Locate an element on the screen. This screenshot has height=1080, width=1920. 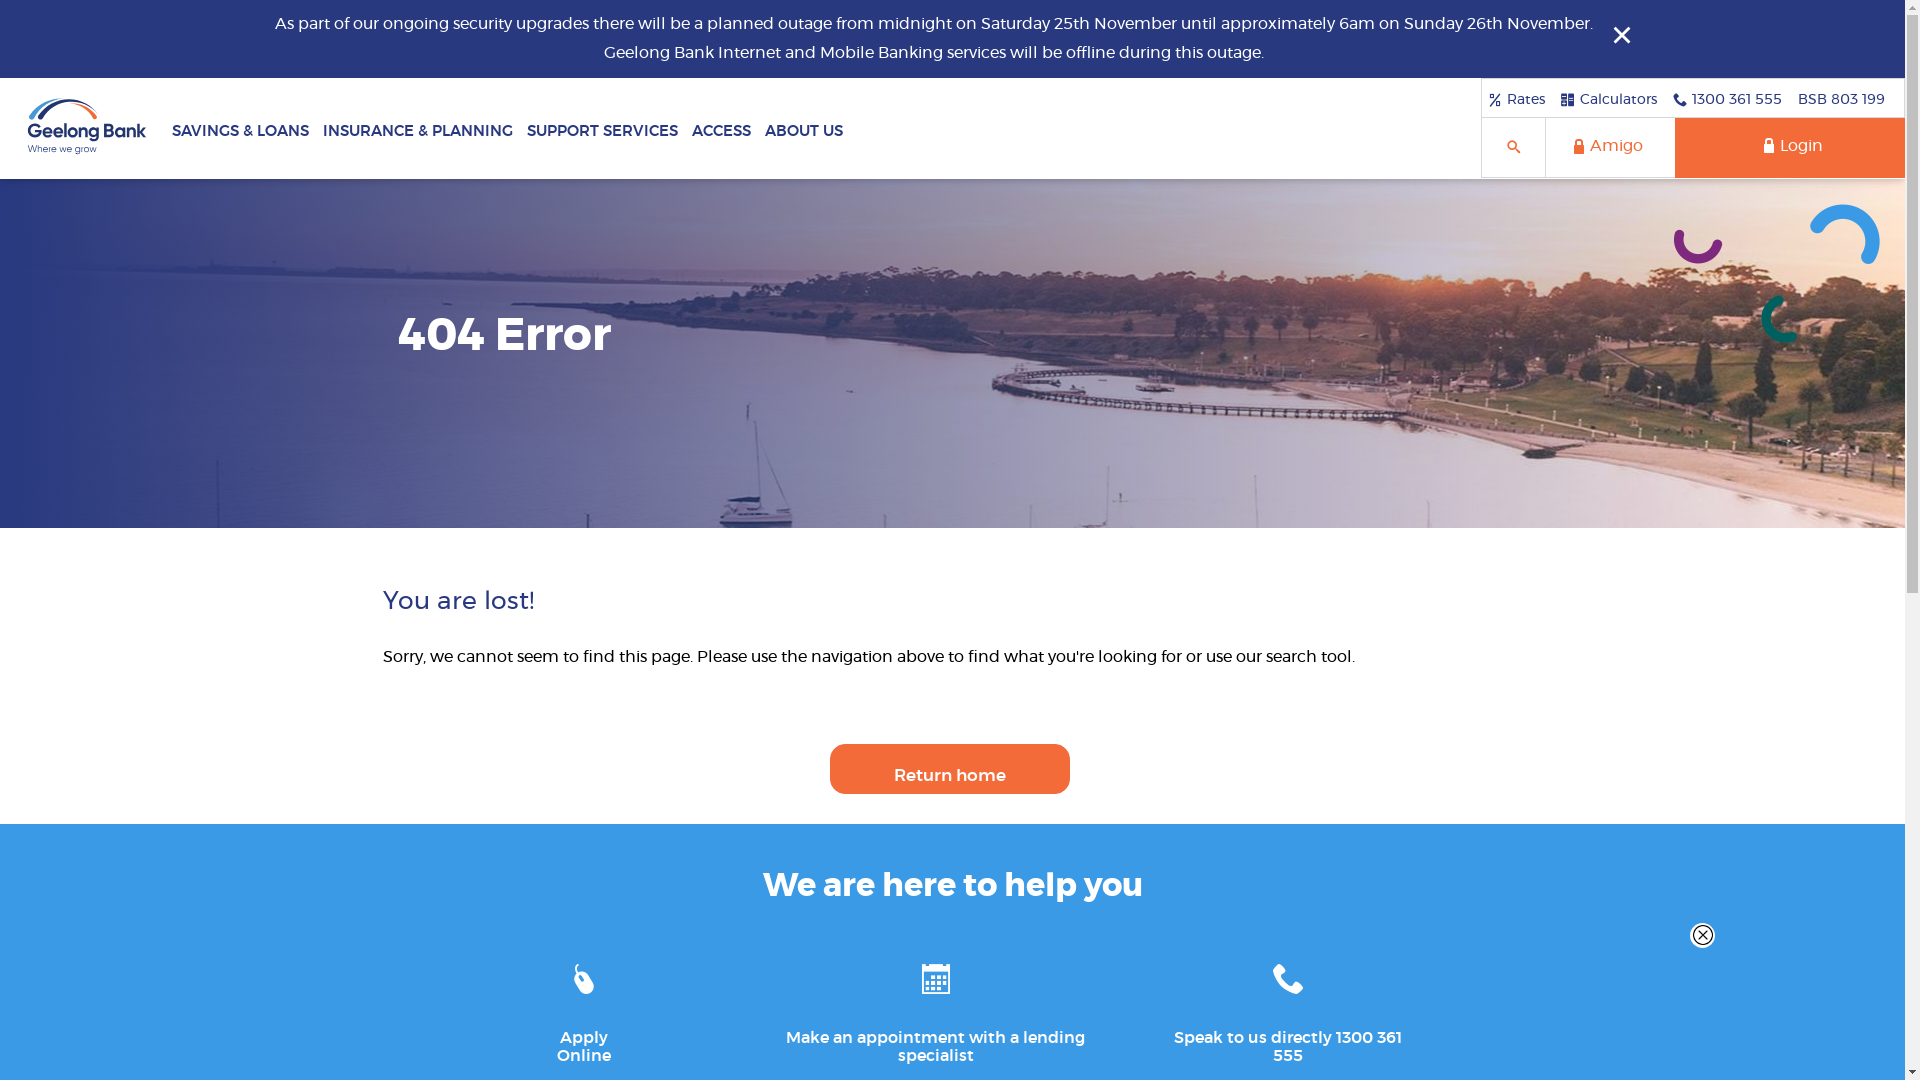
'SAVINGS & LOANS' is located at coordinates (240, 127).